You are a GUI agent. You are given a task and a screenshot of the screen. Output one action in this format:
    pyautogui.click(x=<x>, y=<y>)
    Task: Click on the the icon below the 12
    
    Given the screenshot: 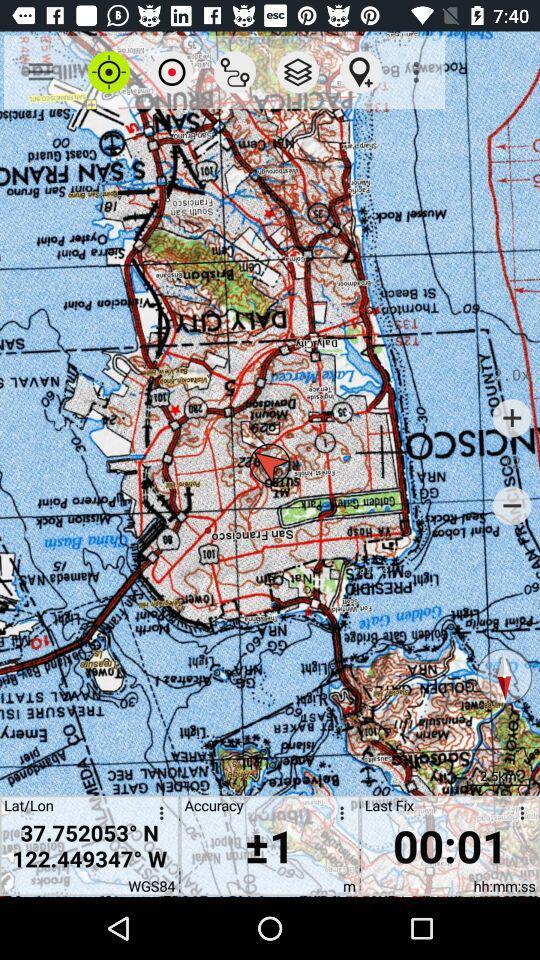 What is the action you would take?
    pyautogui.click(x=512, y=505)
    